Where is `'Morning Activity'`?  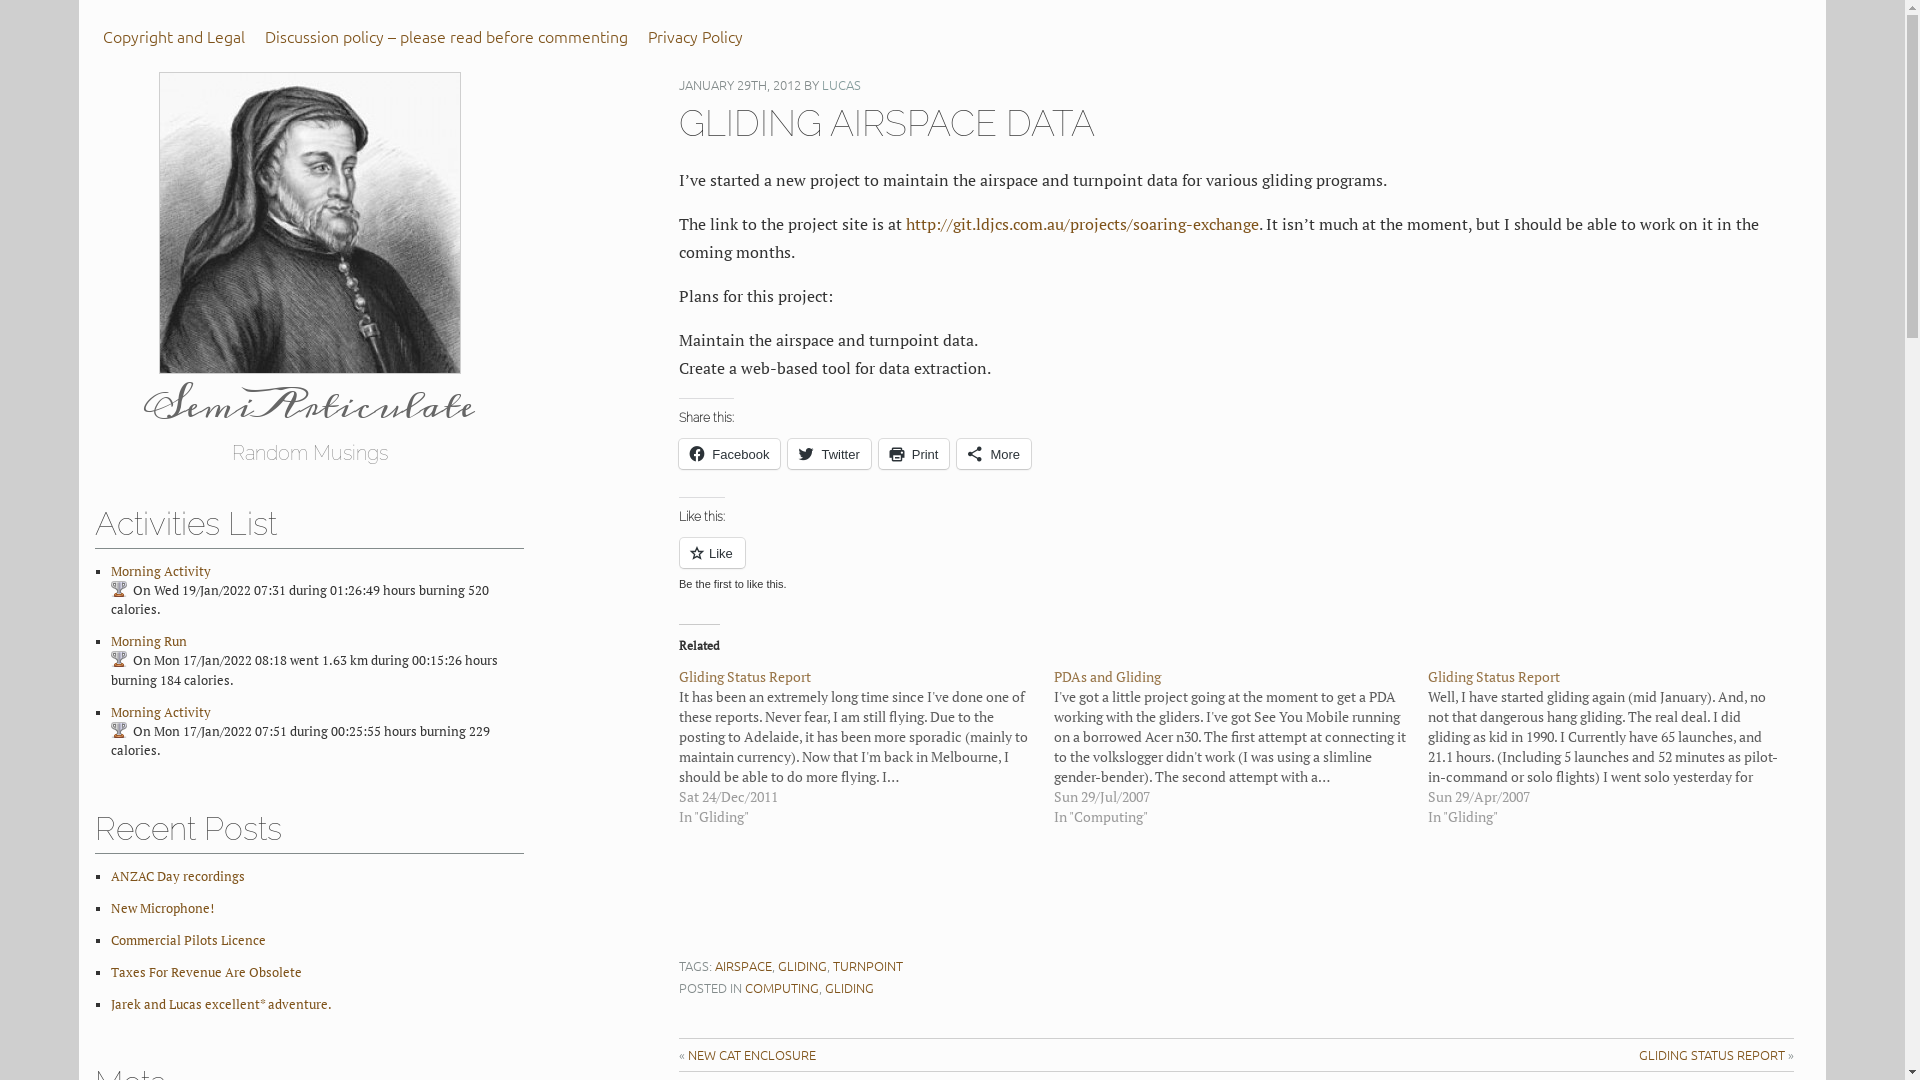
'Morning Activity' is located at coordinates (161, 711).